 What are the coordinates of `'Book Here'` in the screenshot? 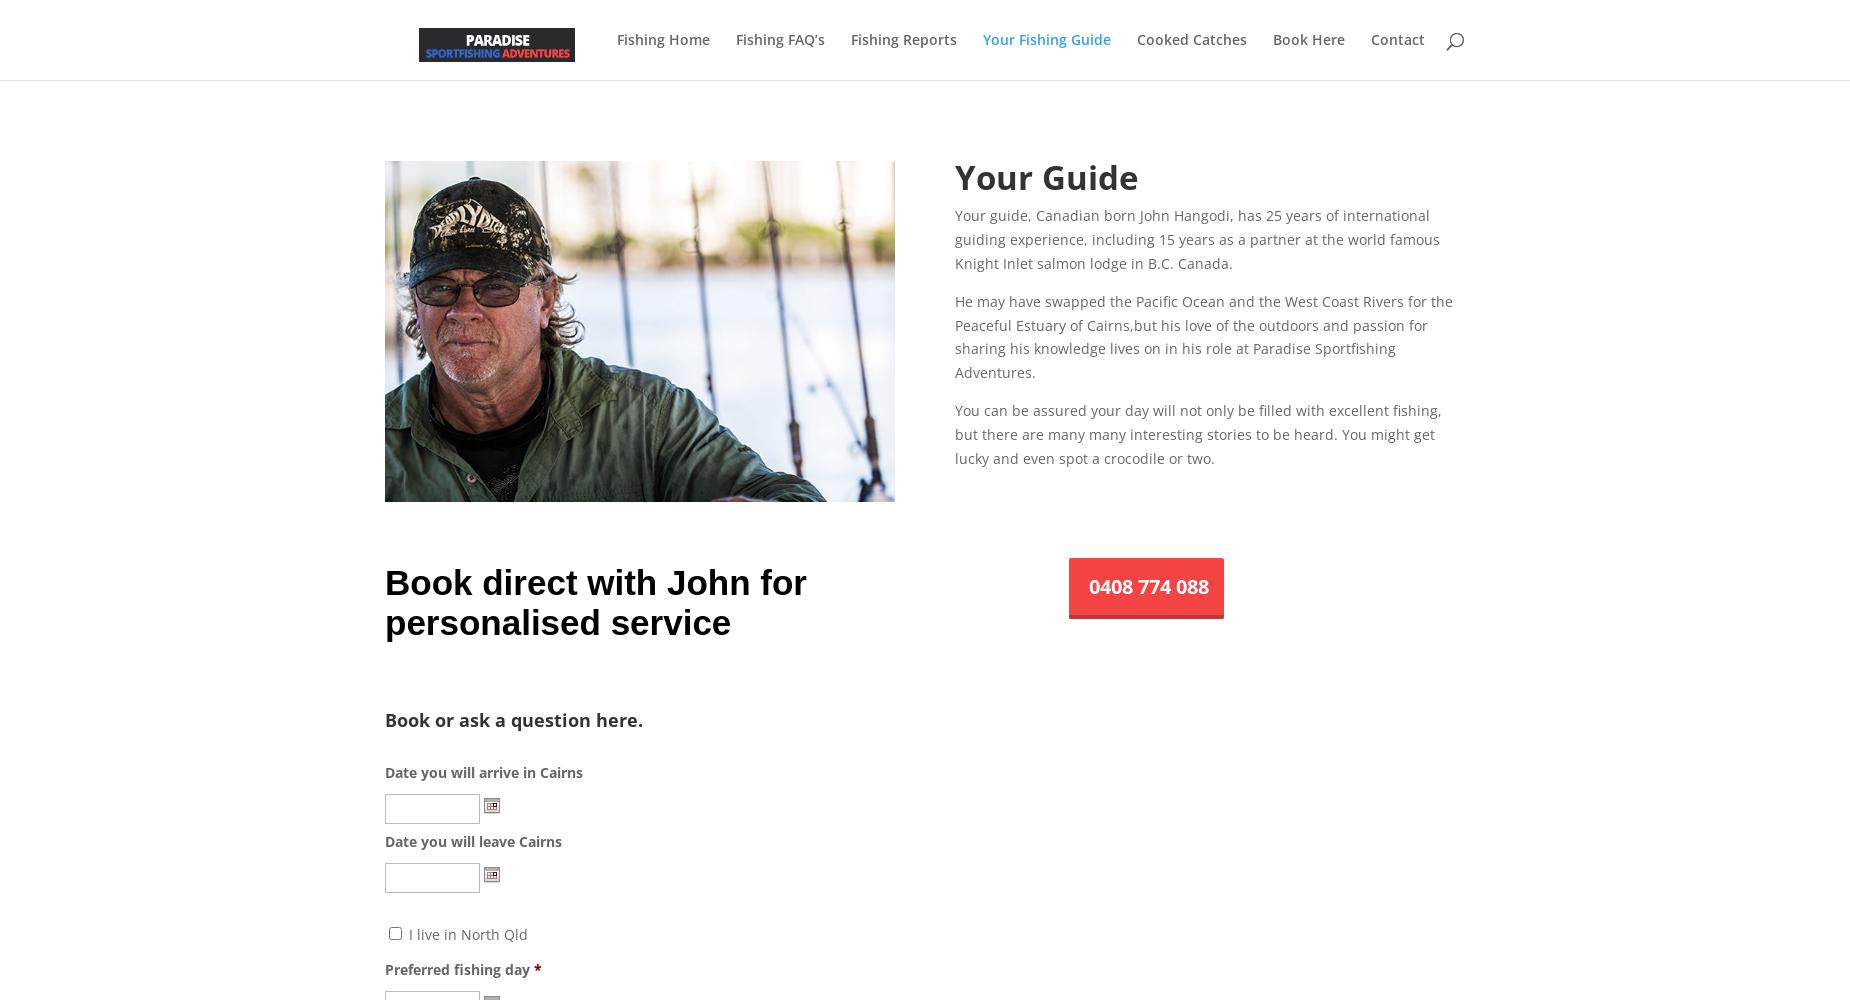 It's located at (1308, 39).